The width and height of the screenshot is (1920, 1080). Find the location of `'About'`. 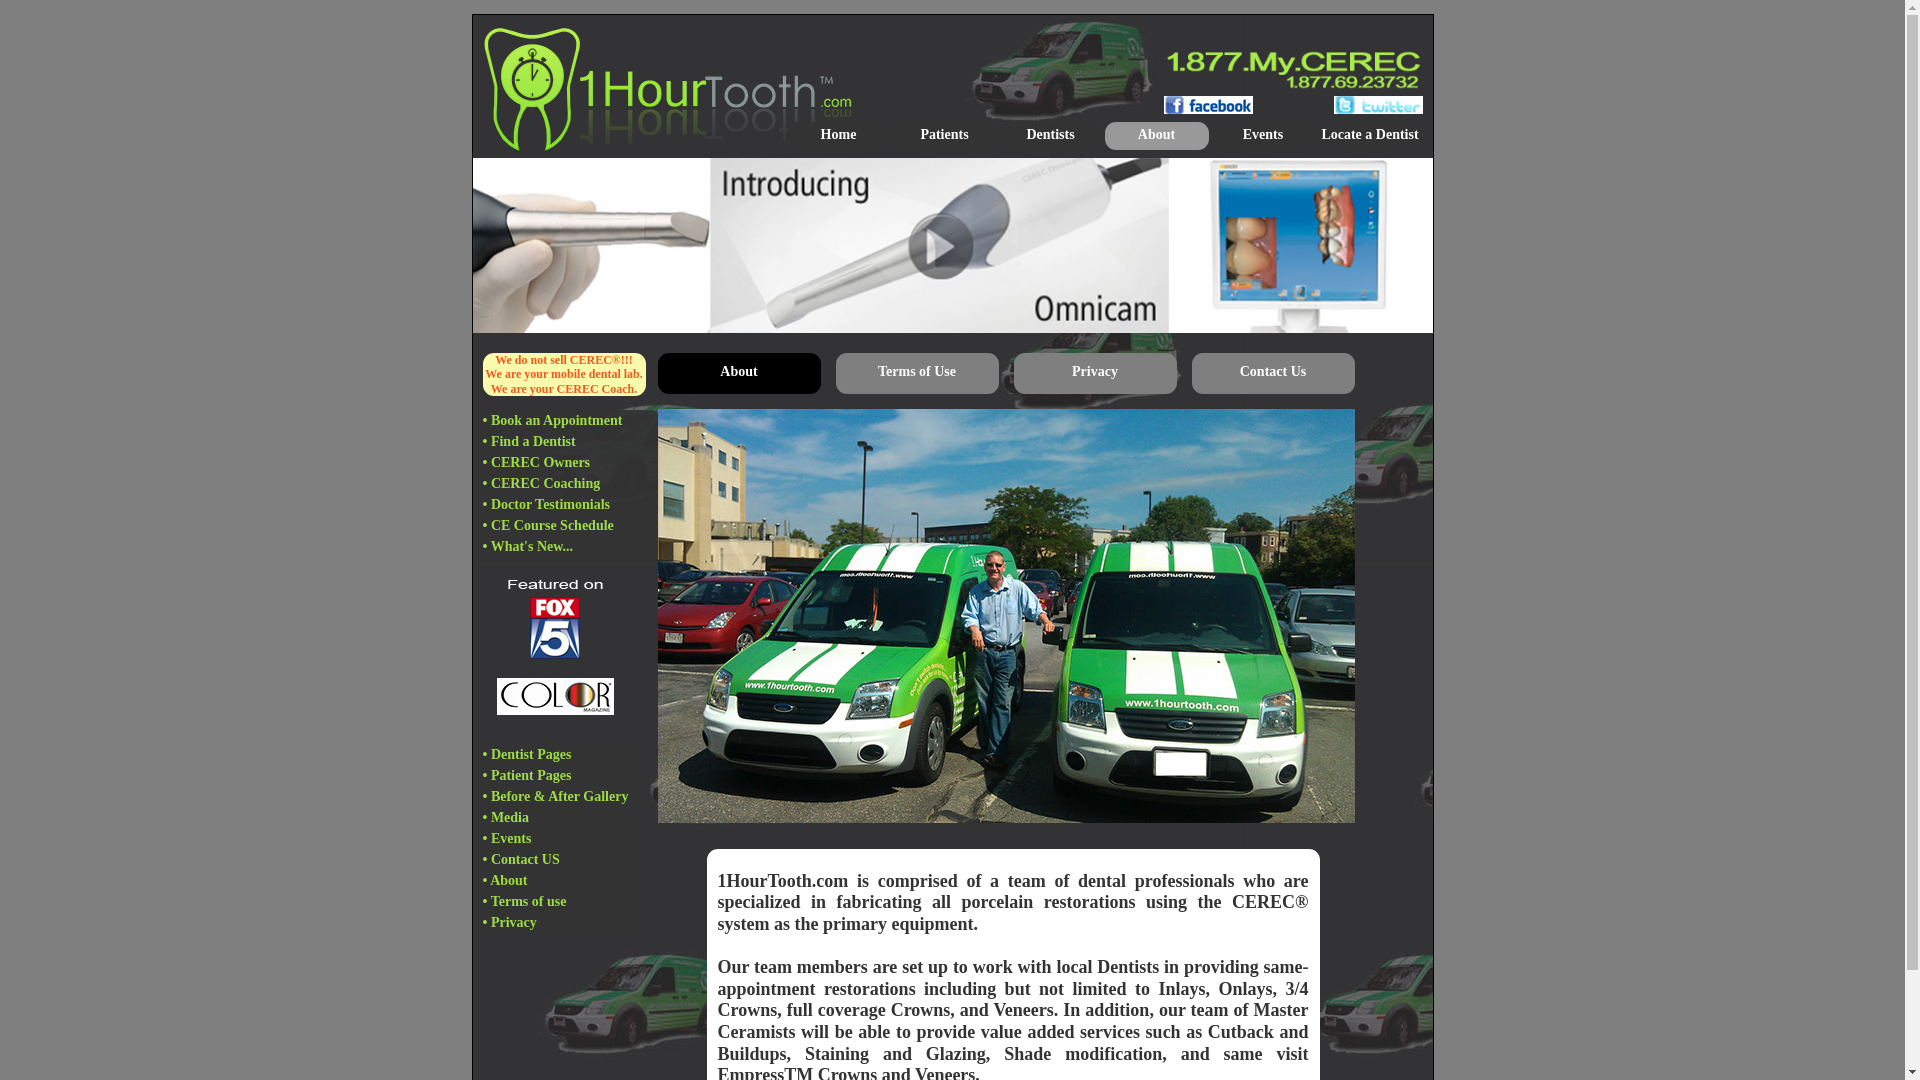

'About' is located at coordinates (1156, 135).